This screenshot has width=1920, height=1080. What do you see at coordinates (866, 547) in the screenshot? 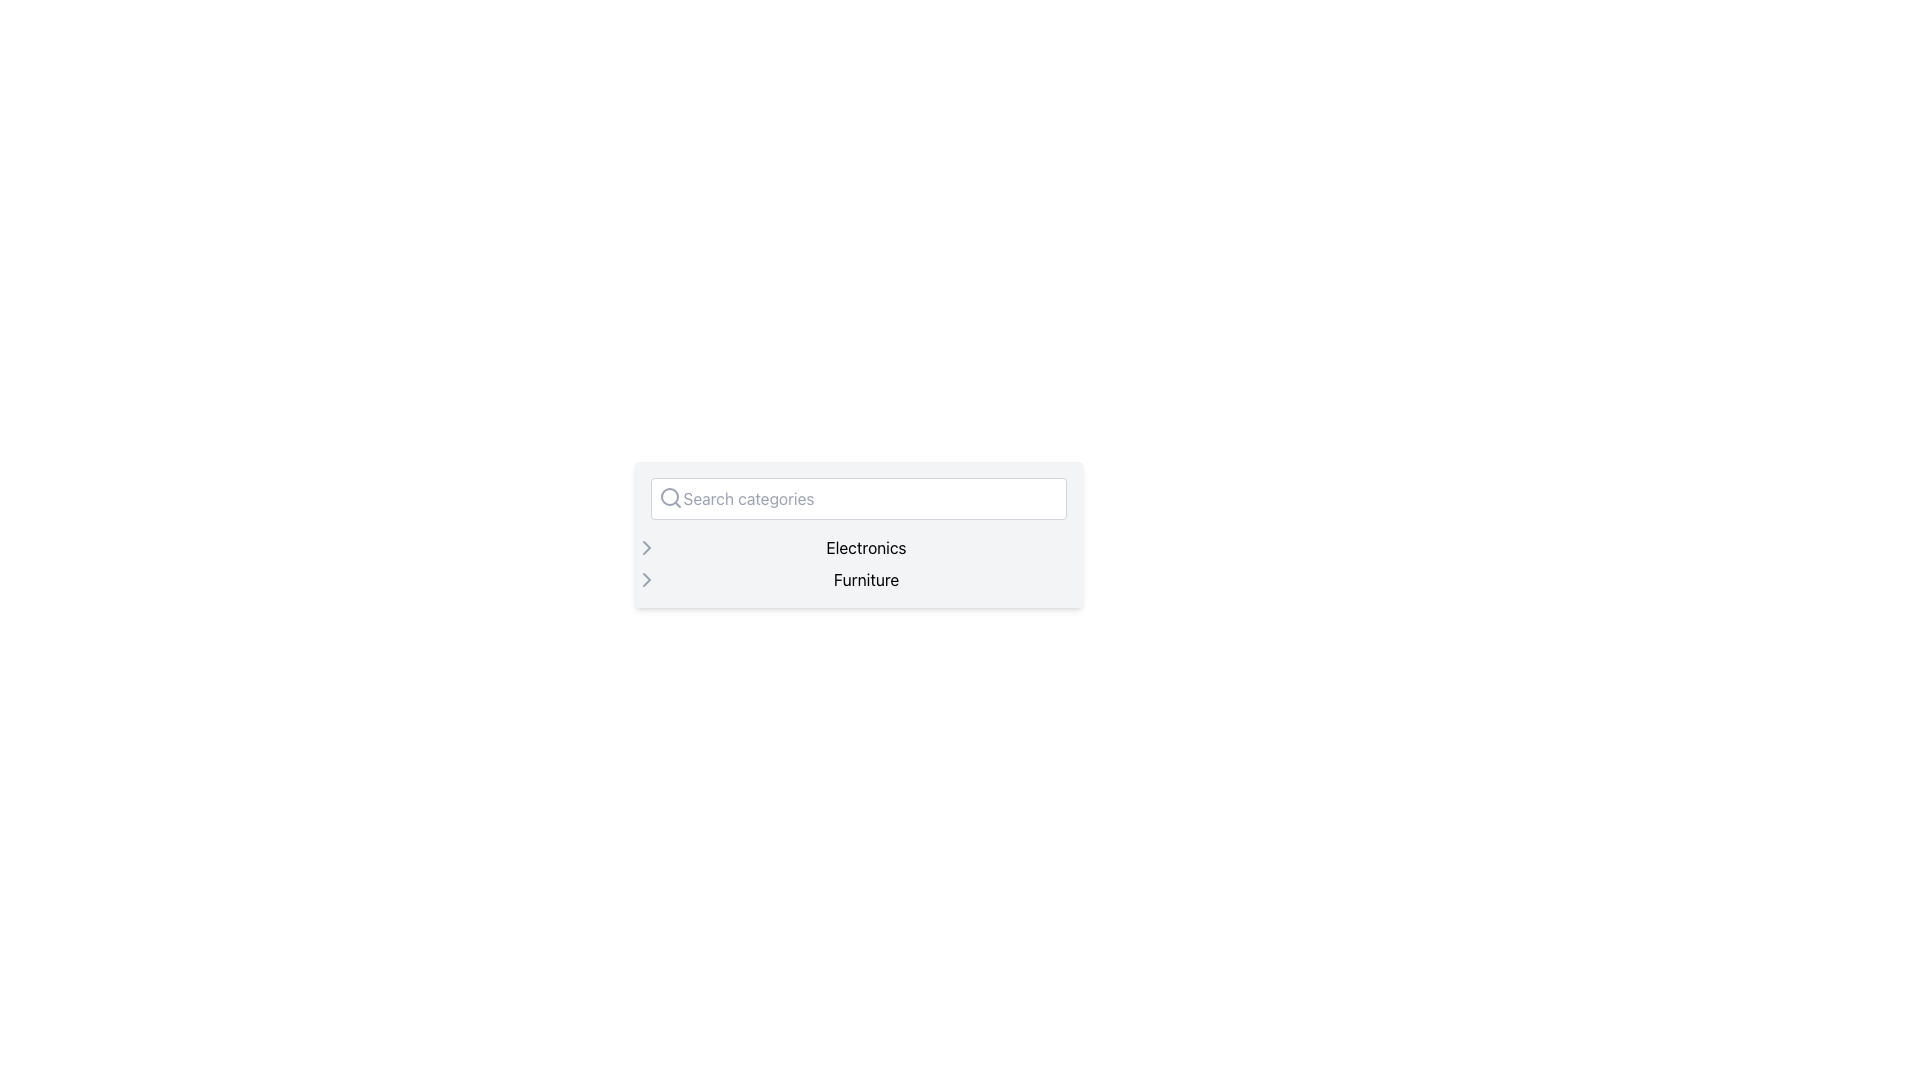
I see `the 'Electronics' text label, which is displayed in black within a light gray menu section, located above the 'Furniture' label` at bounding box center [866, 547].